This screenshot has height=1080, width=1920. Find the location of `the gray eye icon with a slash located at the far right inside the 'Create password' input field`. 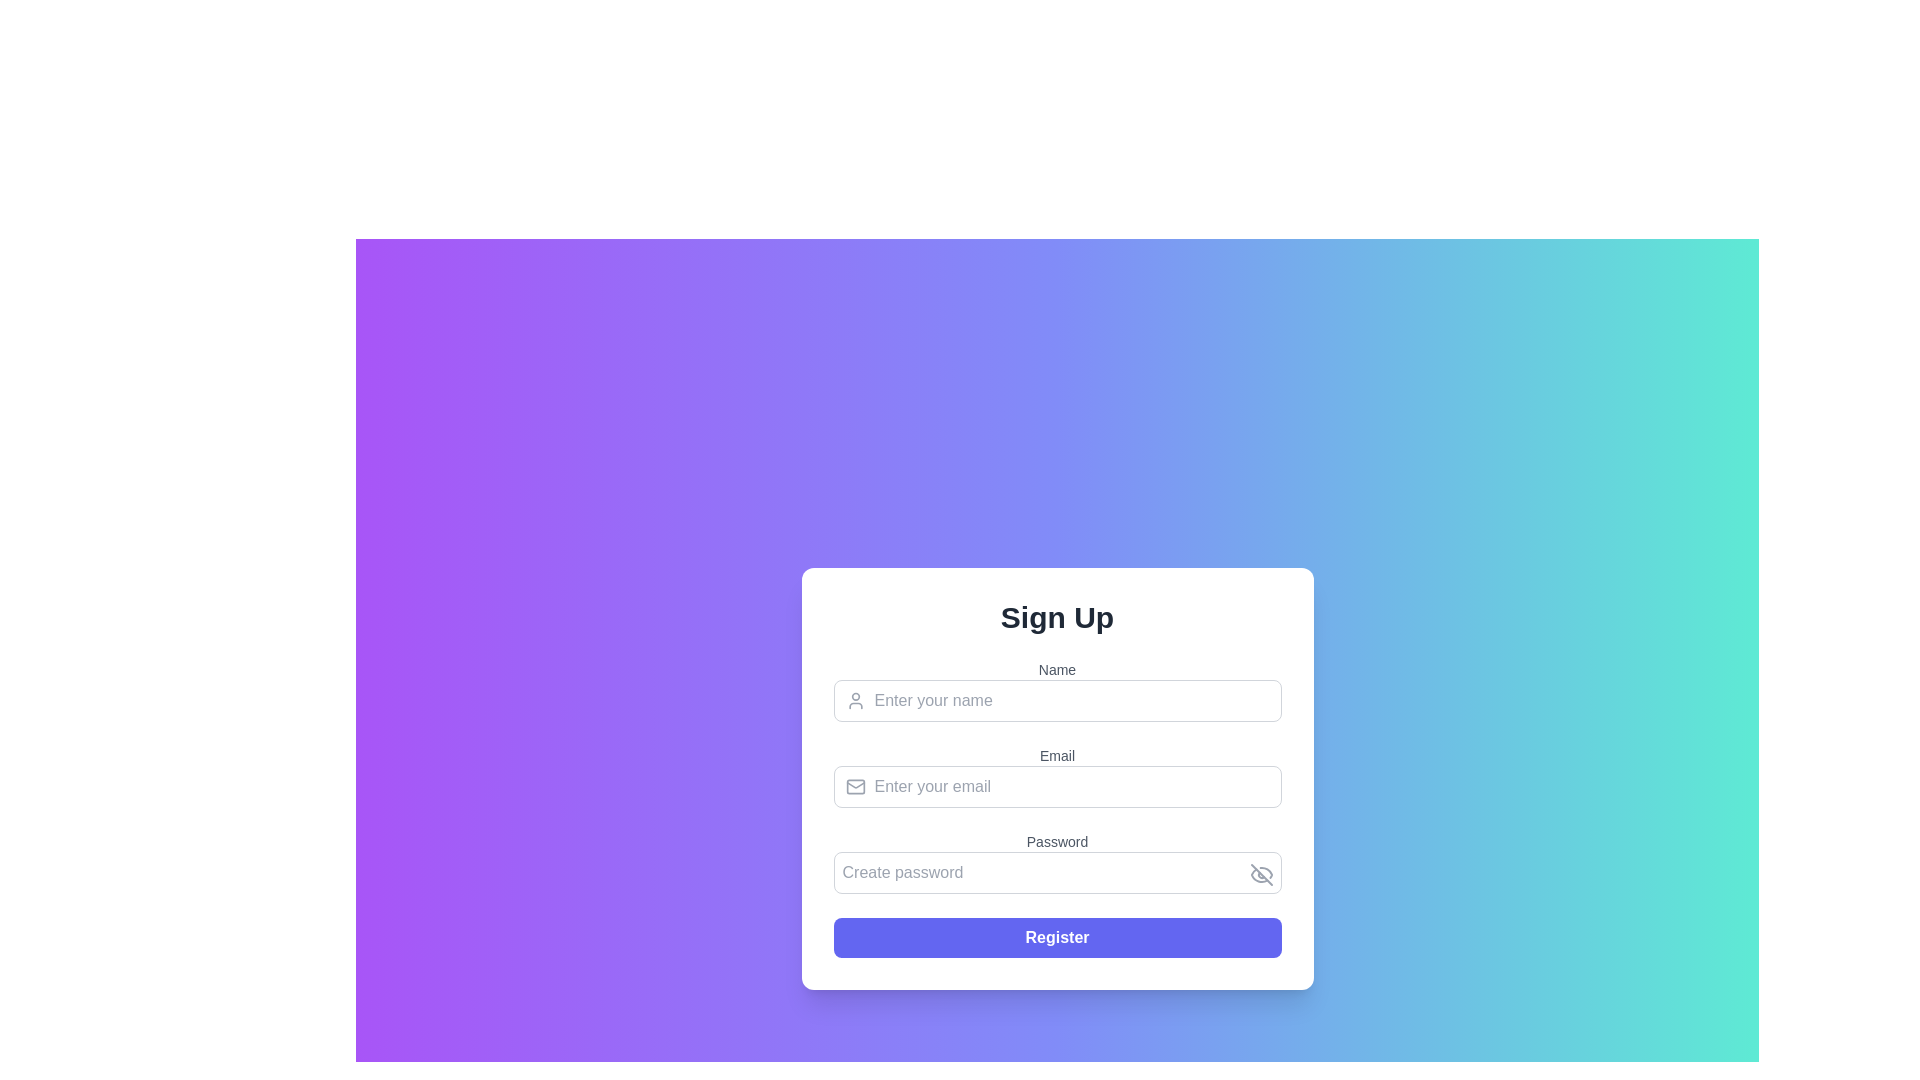

the gray eye icon with a slash located at the far right inside the 'Create password' input field is located at coordinates (1258, 871).